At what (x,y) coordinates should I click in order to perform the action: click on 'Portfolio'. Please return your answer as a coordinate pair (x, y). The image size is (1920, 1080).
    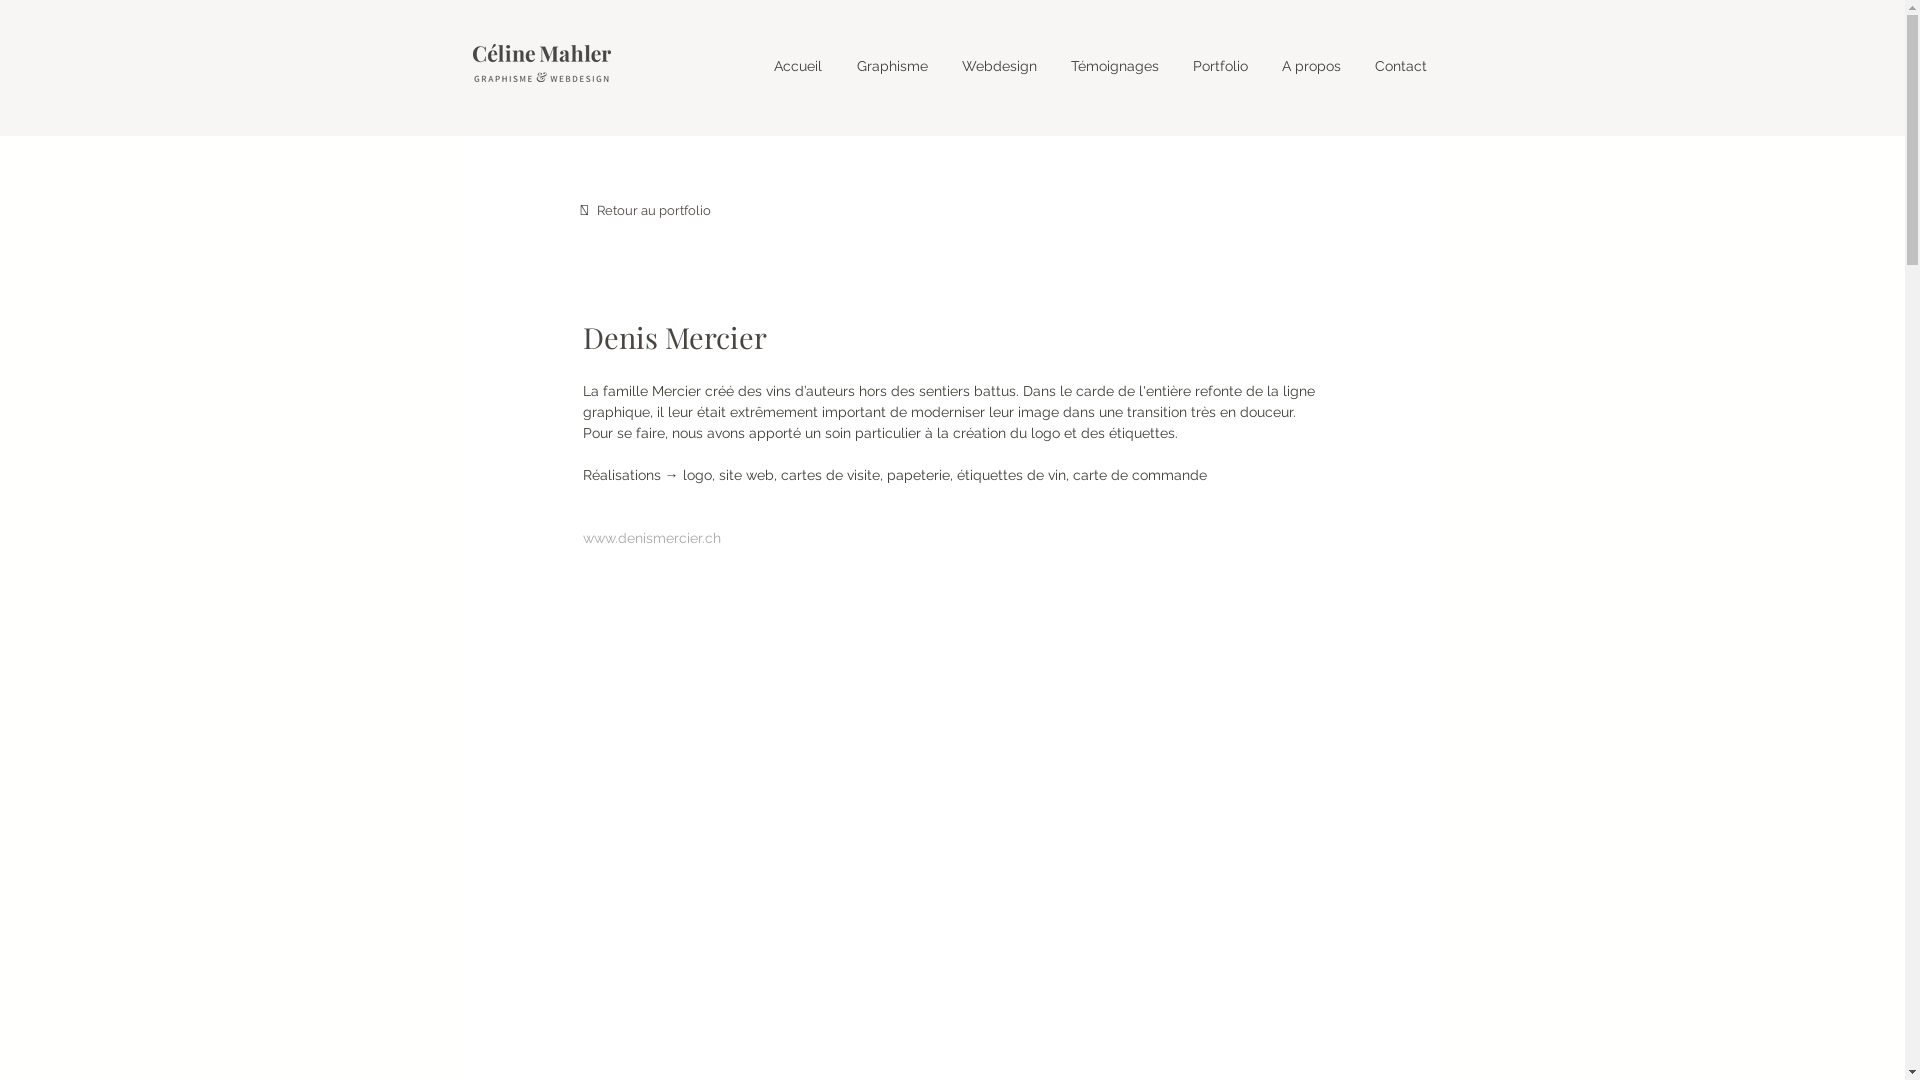
    Looking at the image, I should click on (1219, 64).